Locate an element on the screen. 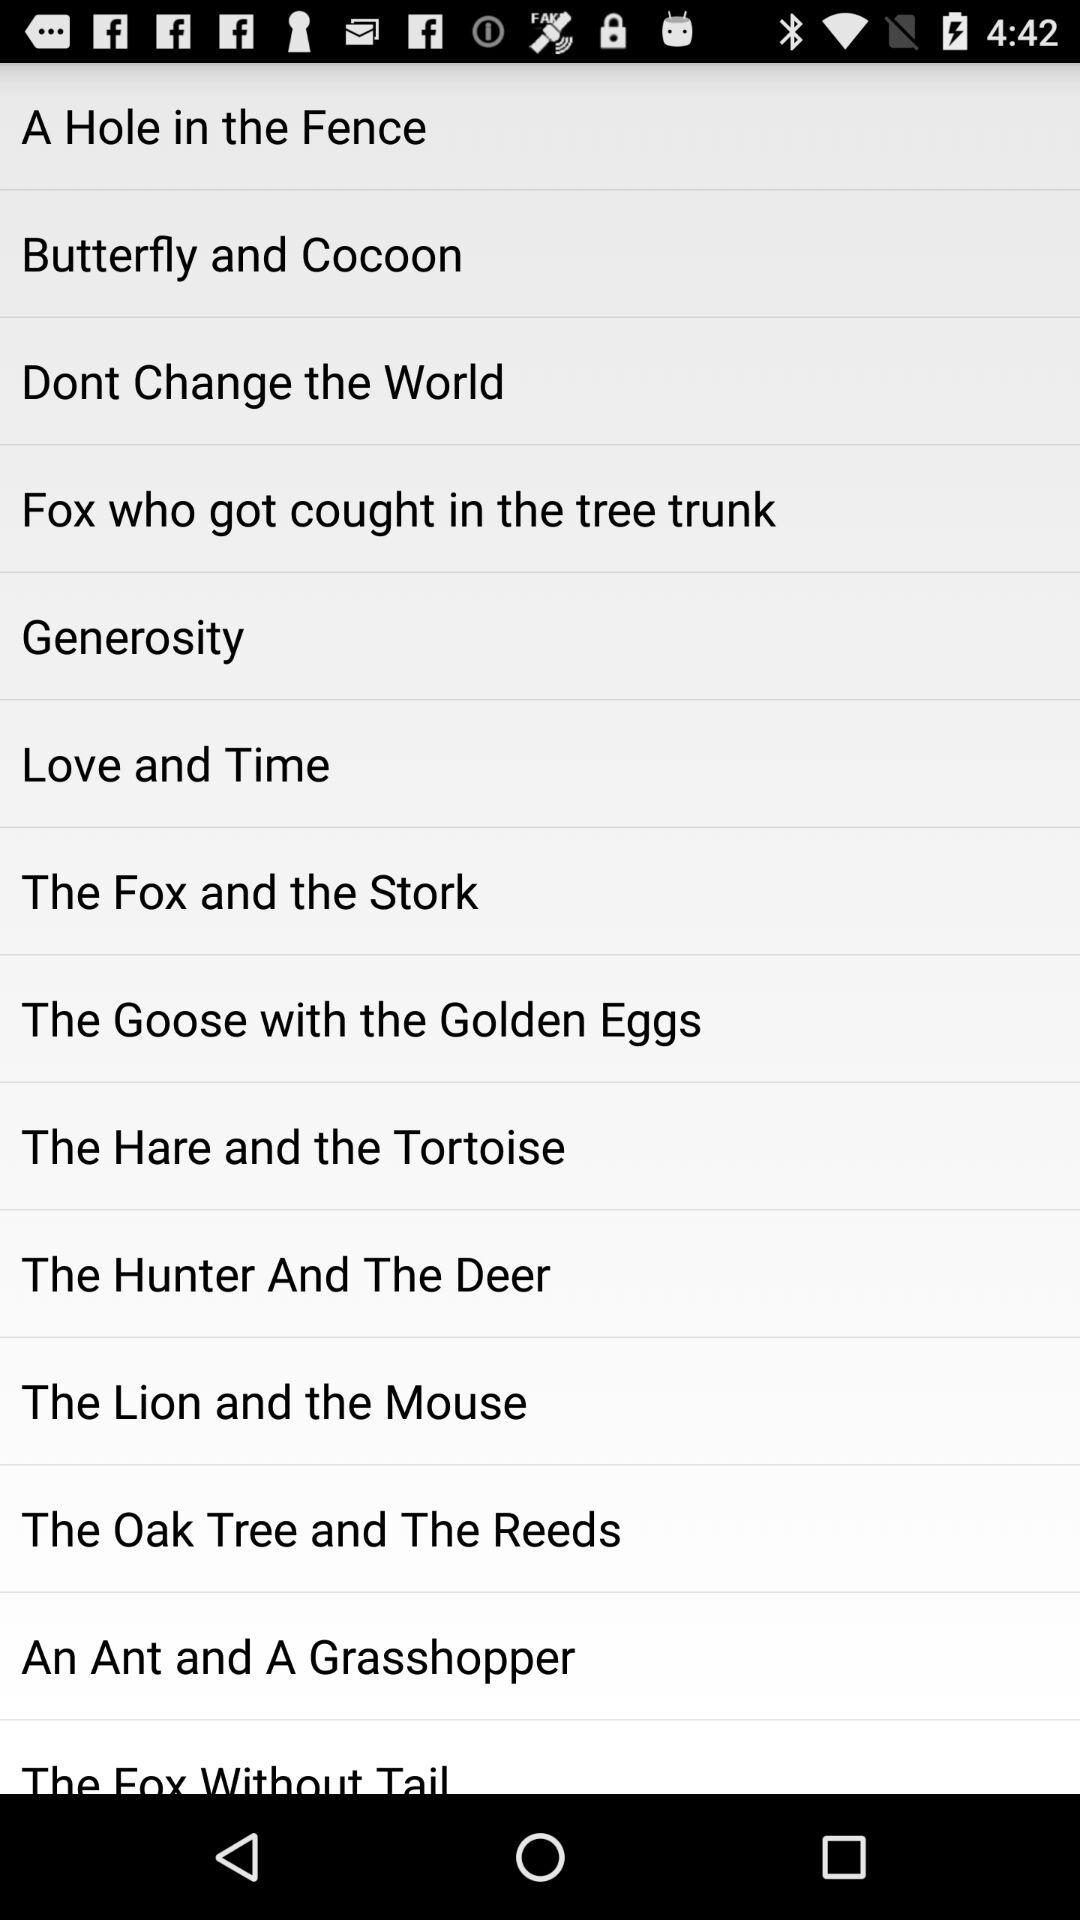 Image resolution: width=1080 pixels, height=1920 pixels. icon above the dont change the icon is located at coordinates (540, 252).